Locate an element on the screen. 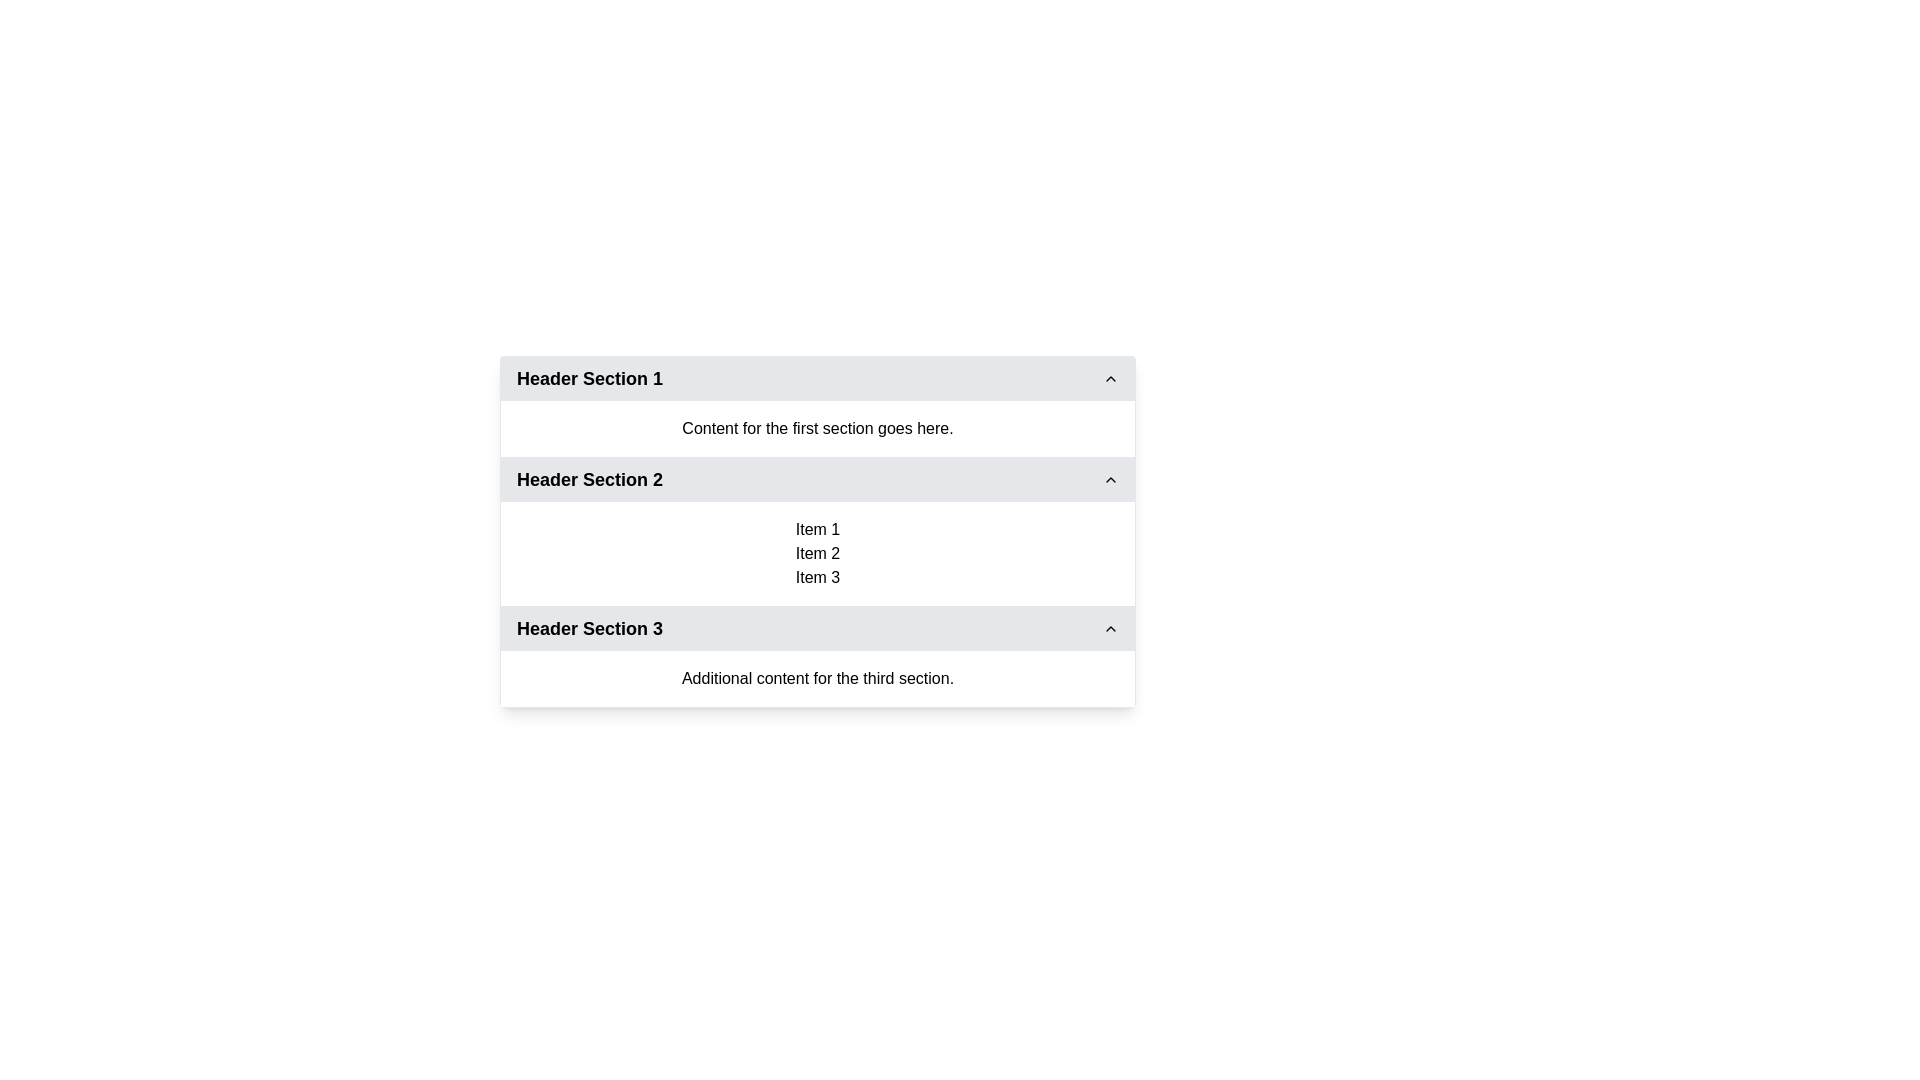 This screenshot has height=1080, width=1920. the content area of the group located immediately below the 'Header Section 2' heading to interact with its items is located at coordinates (817, 554).